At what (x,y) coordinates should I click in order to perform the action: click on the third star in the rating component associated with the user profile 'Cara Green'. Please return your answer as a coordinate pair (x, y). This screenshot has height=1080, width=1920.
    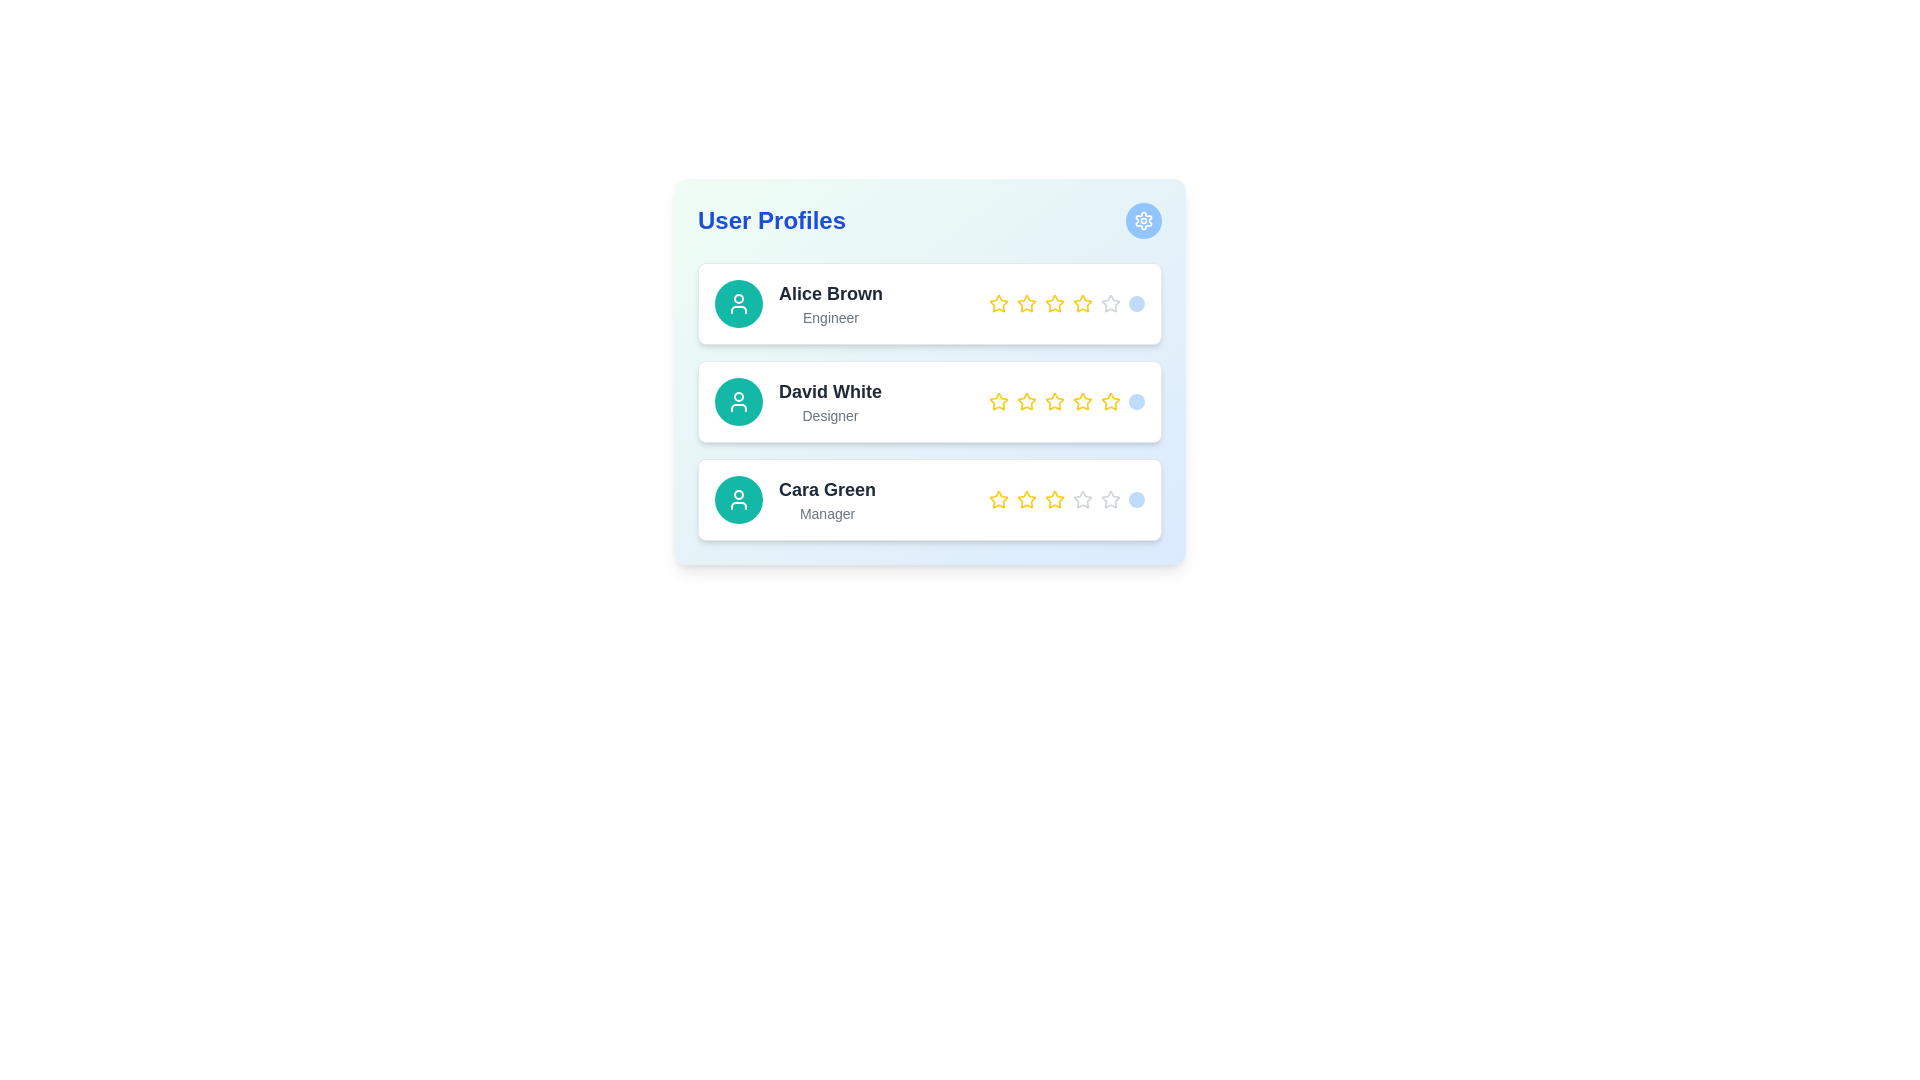
    Looking at the image, I should click on (1082, 498).